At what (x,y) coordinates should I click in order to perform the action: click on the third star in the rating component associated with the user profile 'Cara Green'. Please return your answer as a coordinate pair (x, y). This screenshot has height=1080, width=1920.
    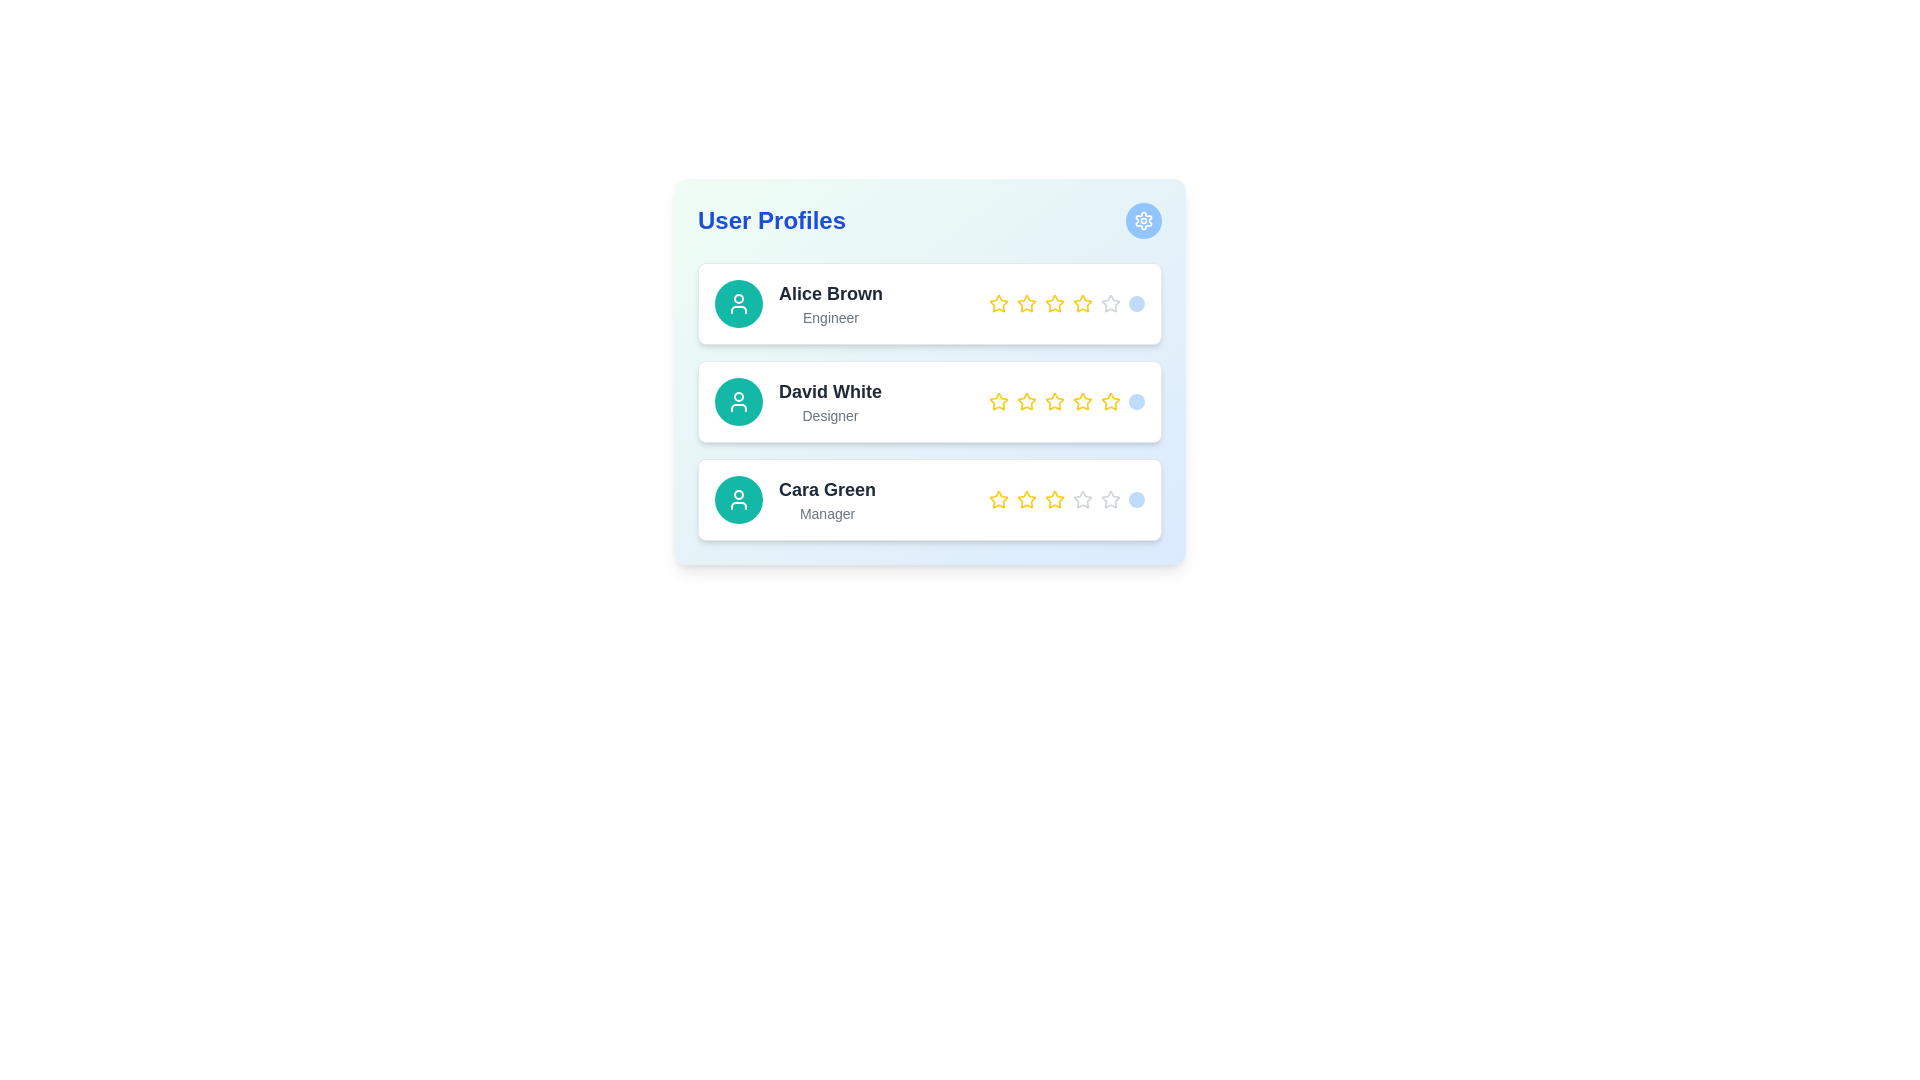
    Looking at the image, I should click on (1082, 498).